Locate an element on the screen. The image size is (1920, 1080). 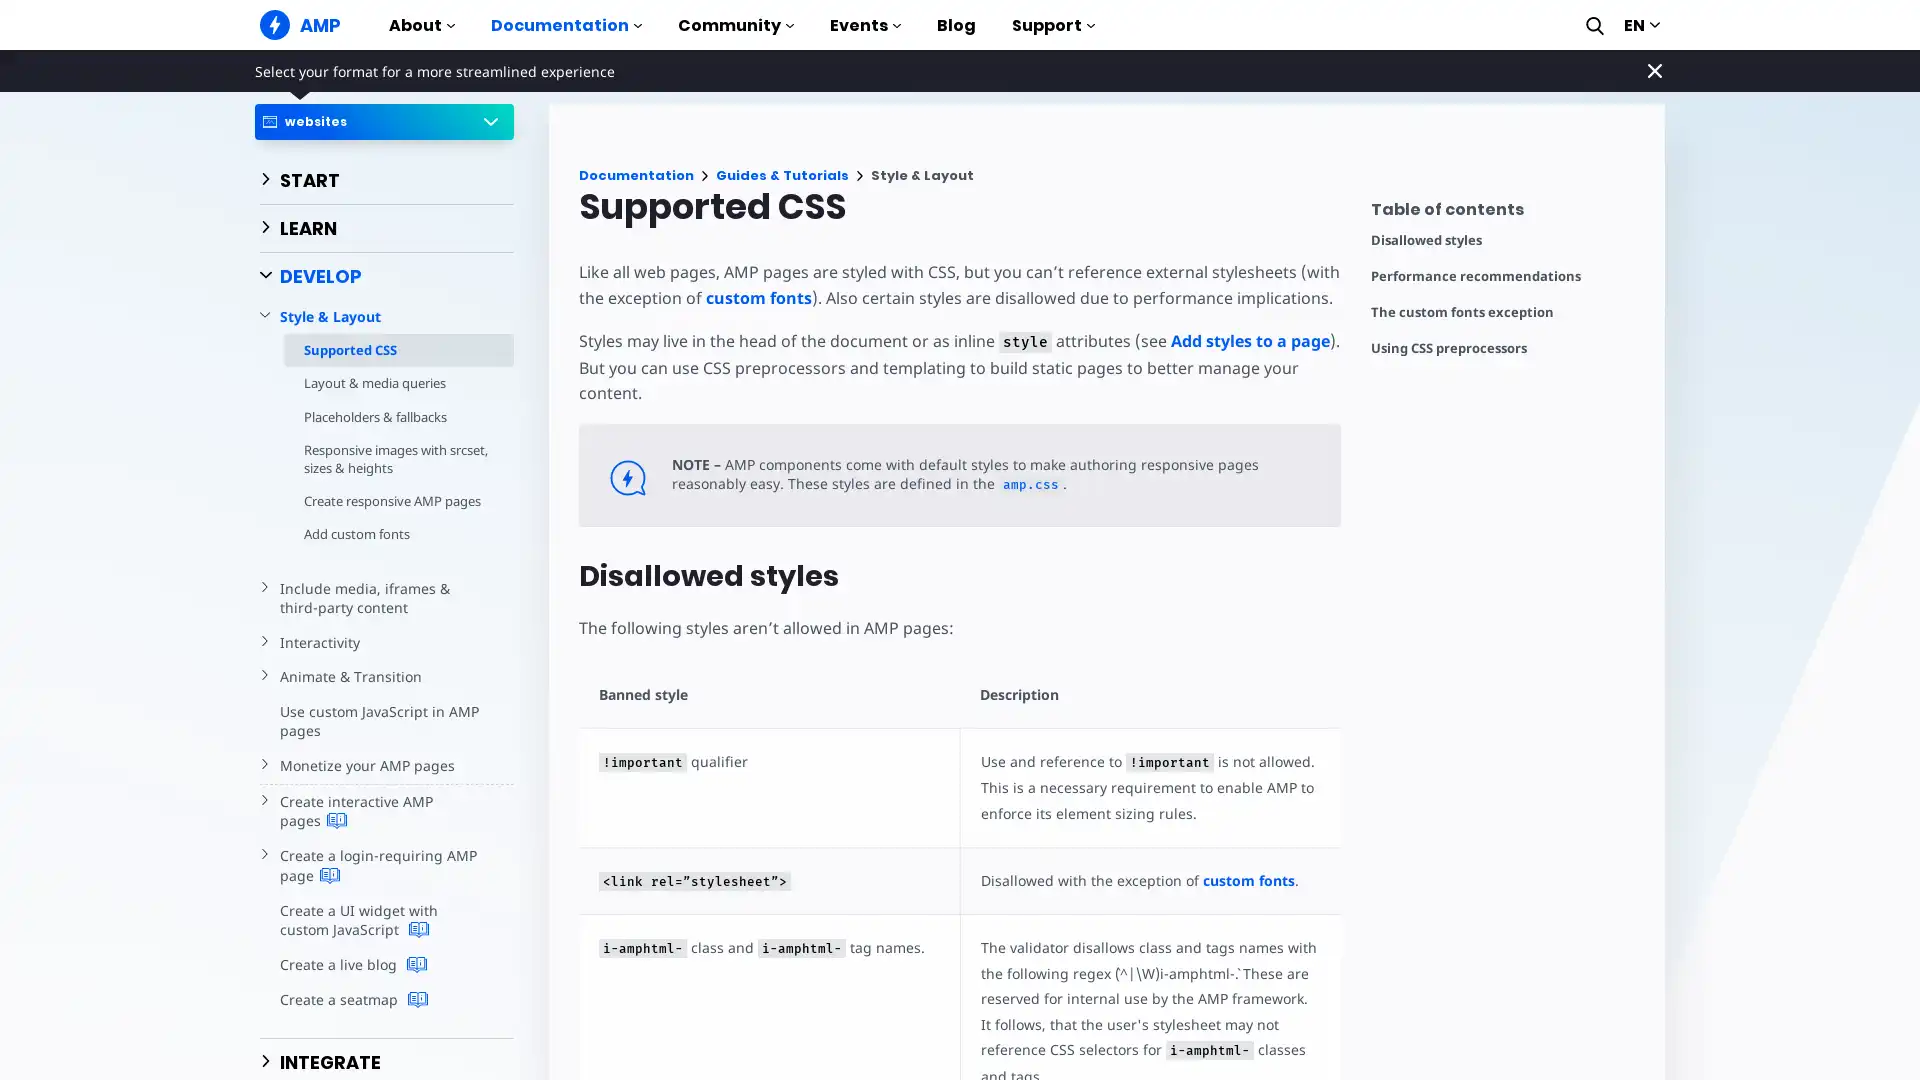
Community is located at coordinates (734, 32).